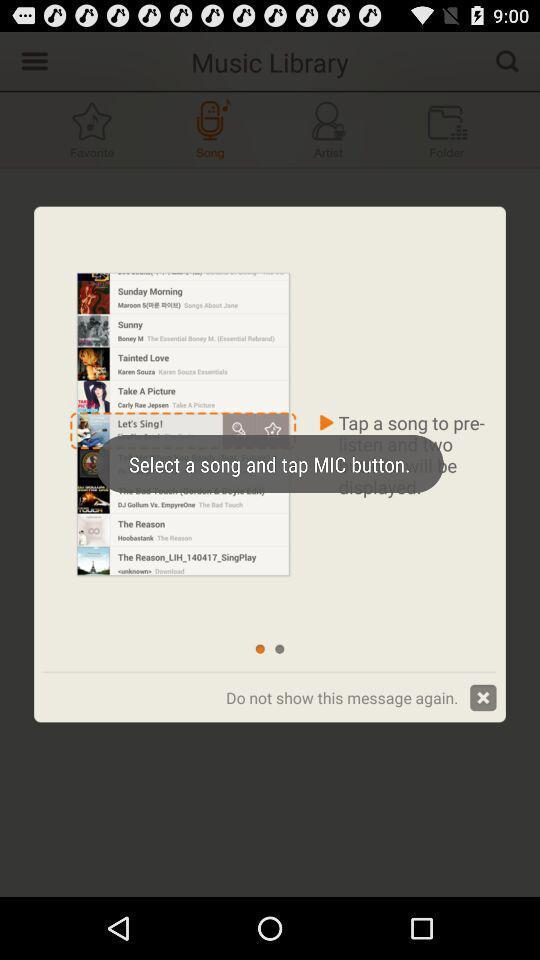 The height and width of the screenshot is (960, 540). What do you see at coordinates (209, 128) in the screenshot?
I see `voice recorded` at bounding box center [209, 128].